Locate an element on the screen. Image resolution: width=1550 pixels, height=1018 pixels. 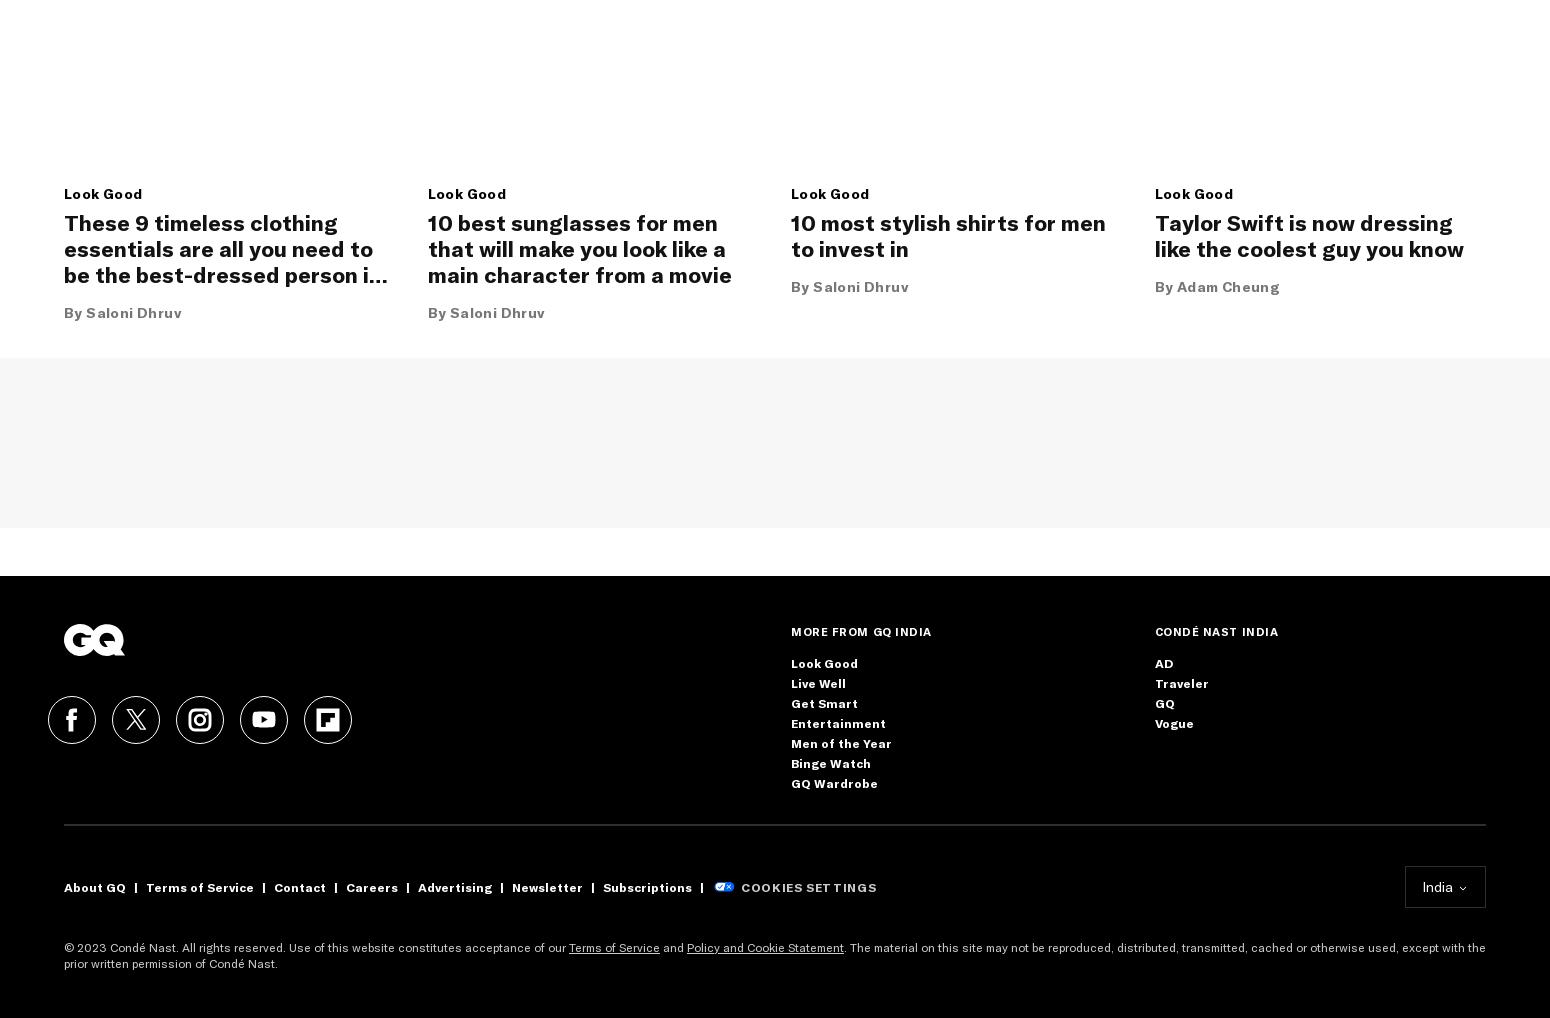
'Contact' is located at coordinates (299, 886).